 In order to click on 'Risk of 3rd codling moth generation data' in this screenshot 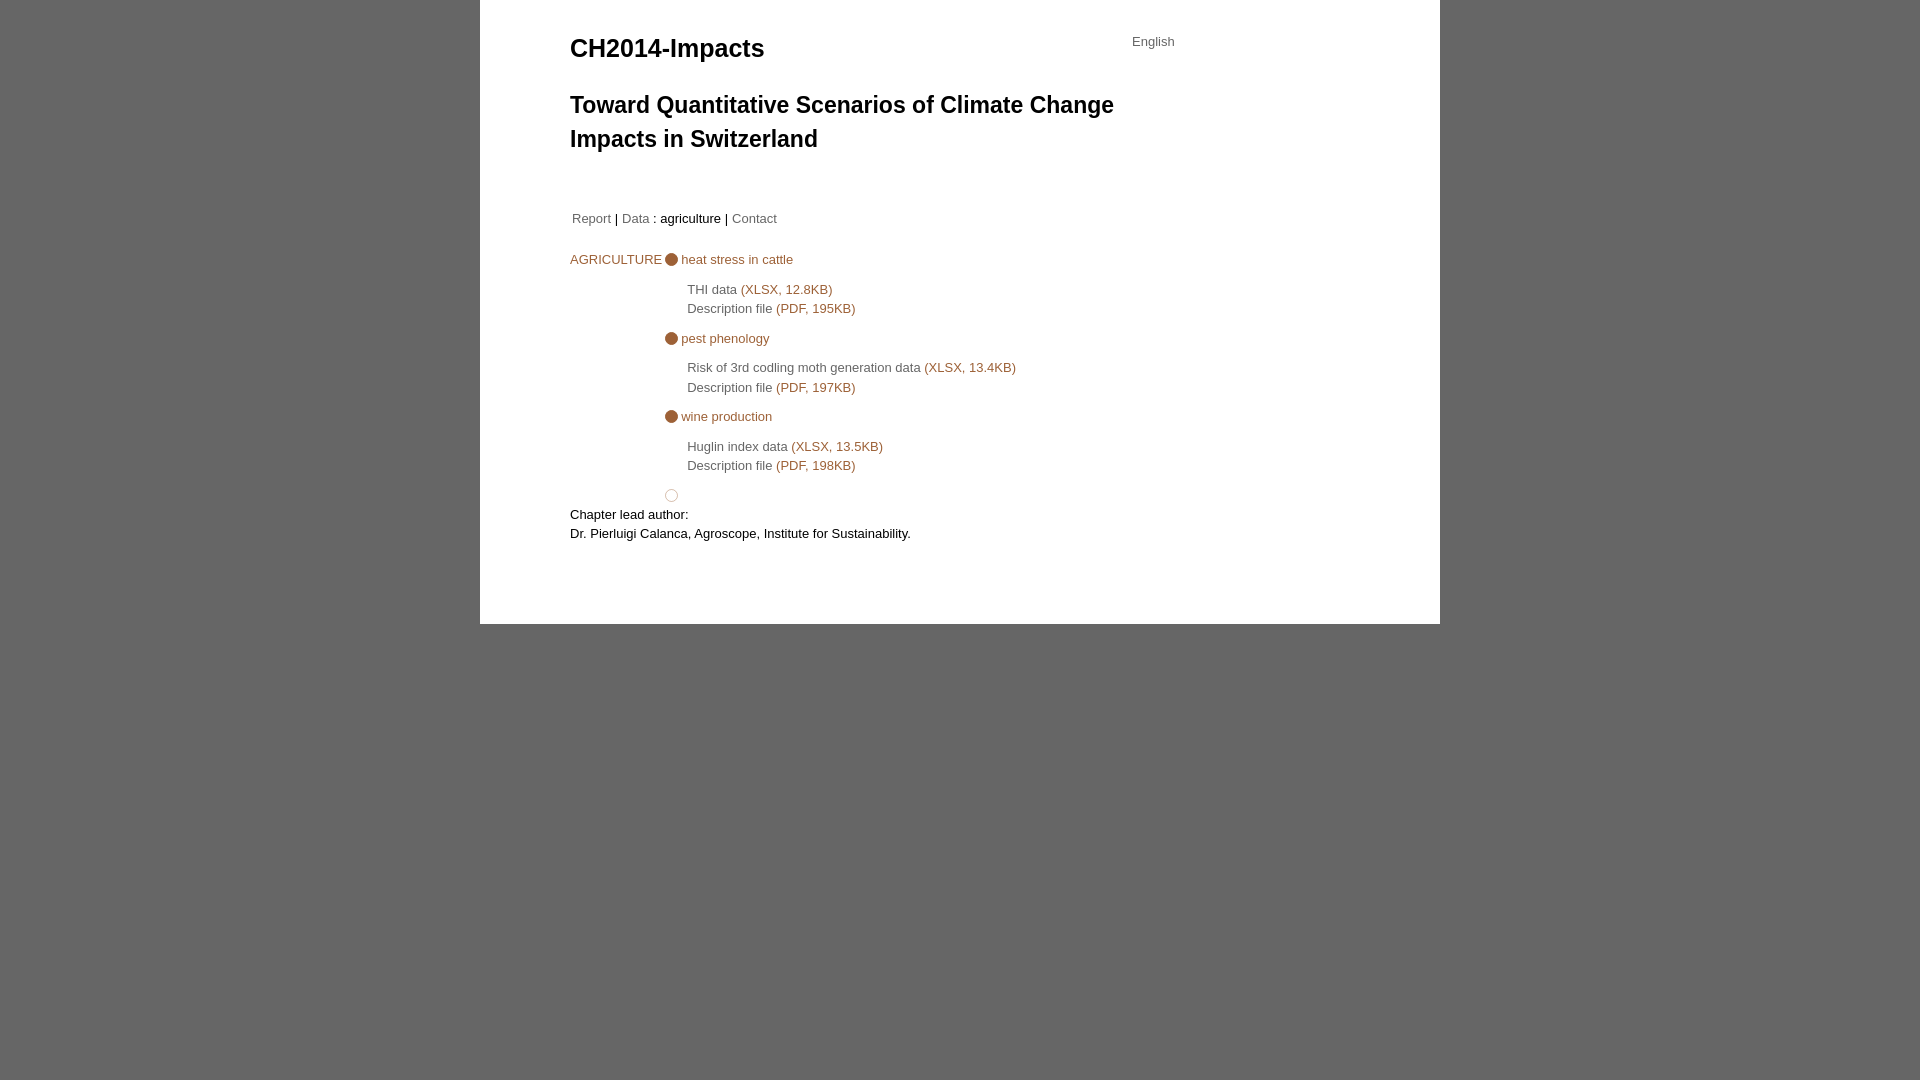, I will do `click(803, 367)`.